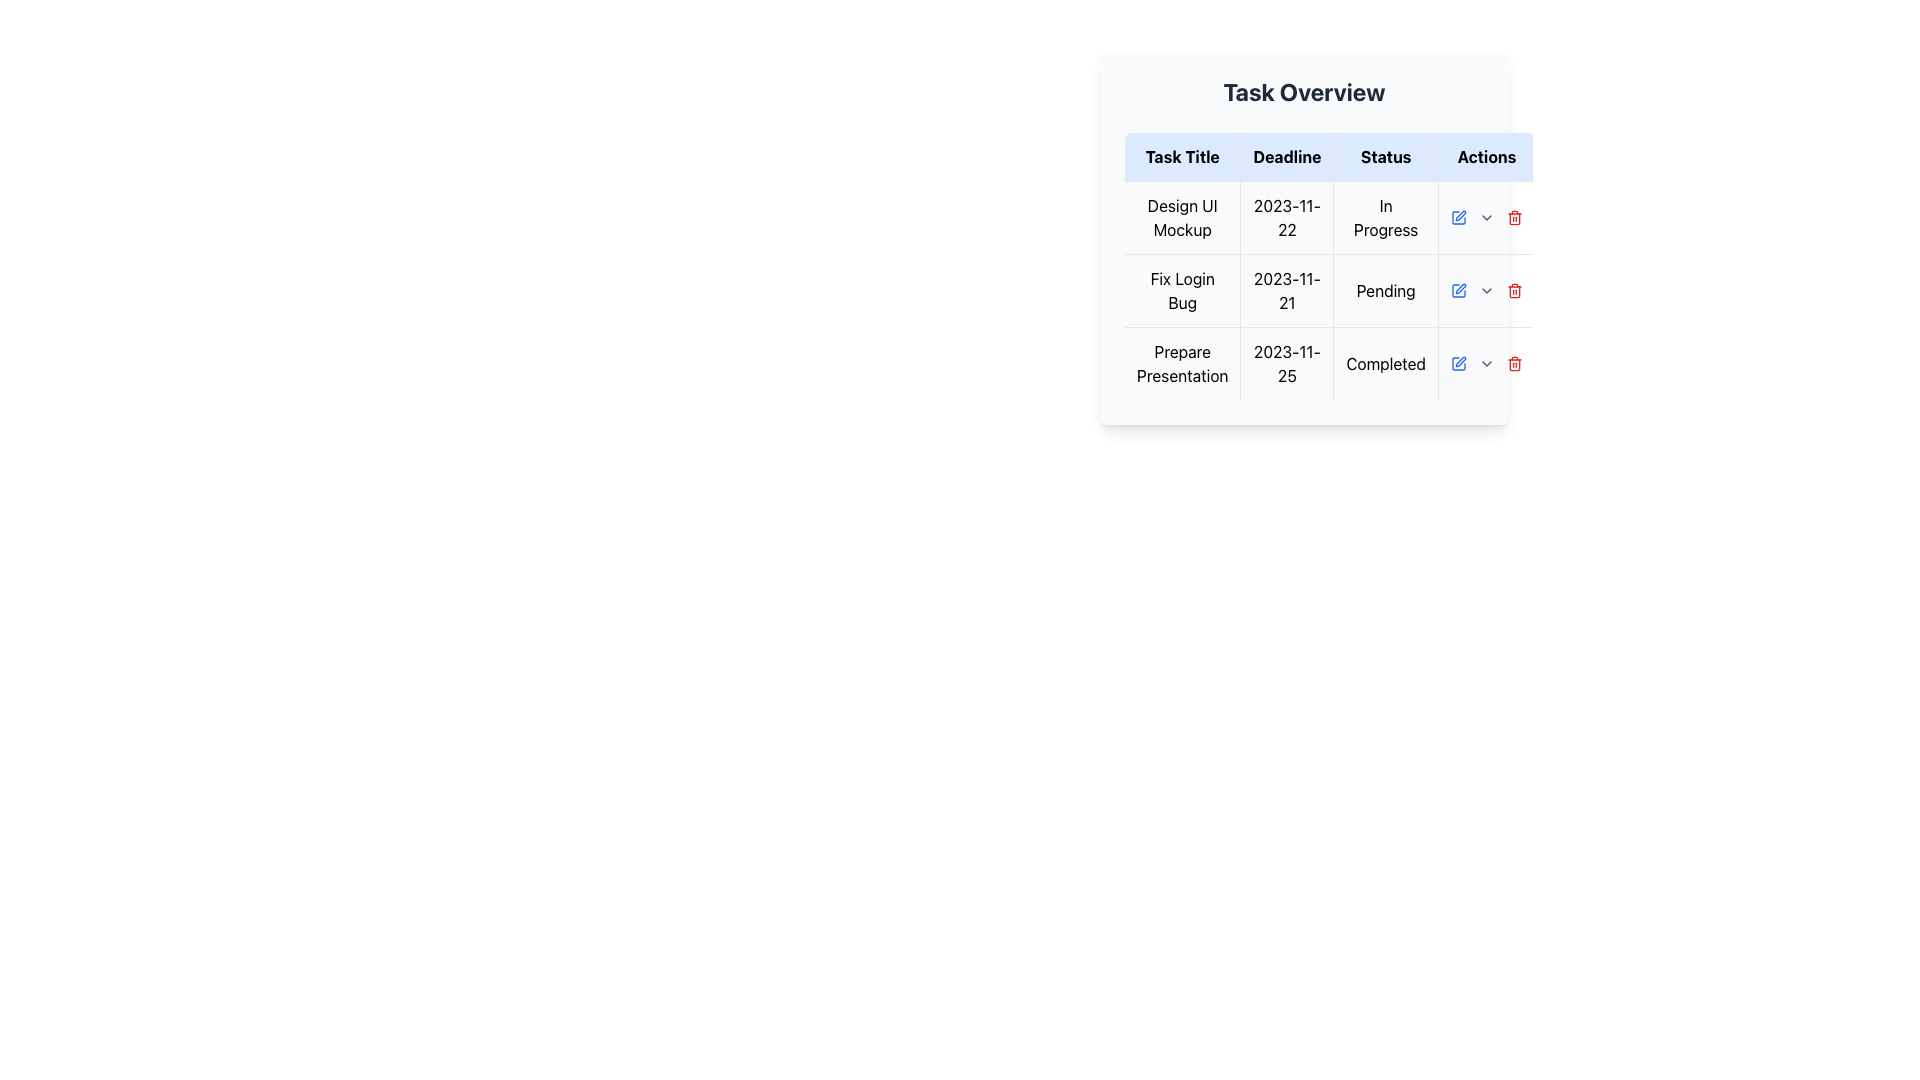  Describe the element at coordinates (1487, 290) in the screenshot. I see `the chevron icon in the Actions column of the second row under 'Task Overview'` at that location.